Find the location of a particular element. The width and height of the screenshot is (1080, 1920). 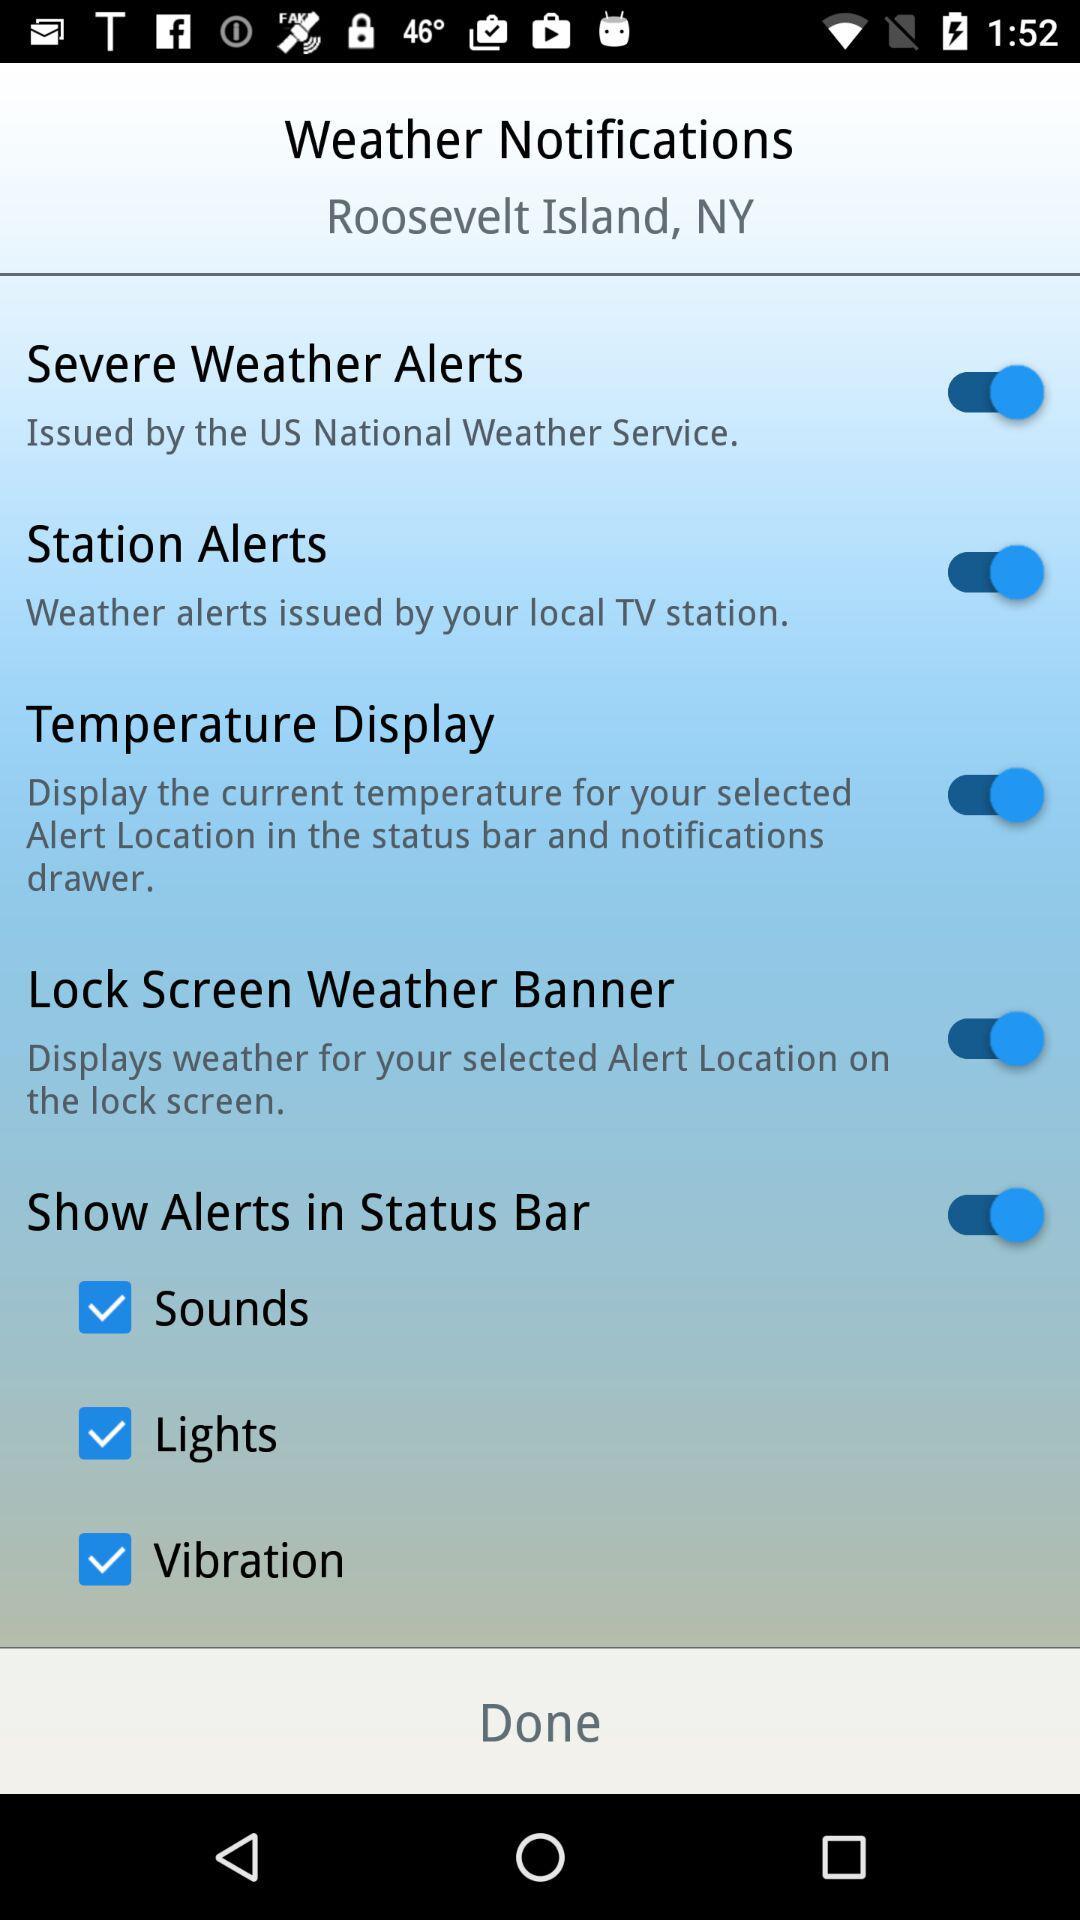

vibration is located at coordinates (212, 1558).